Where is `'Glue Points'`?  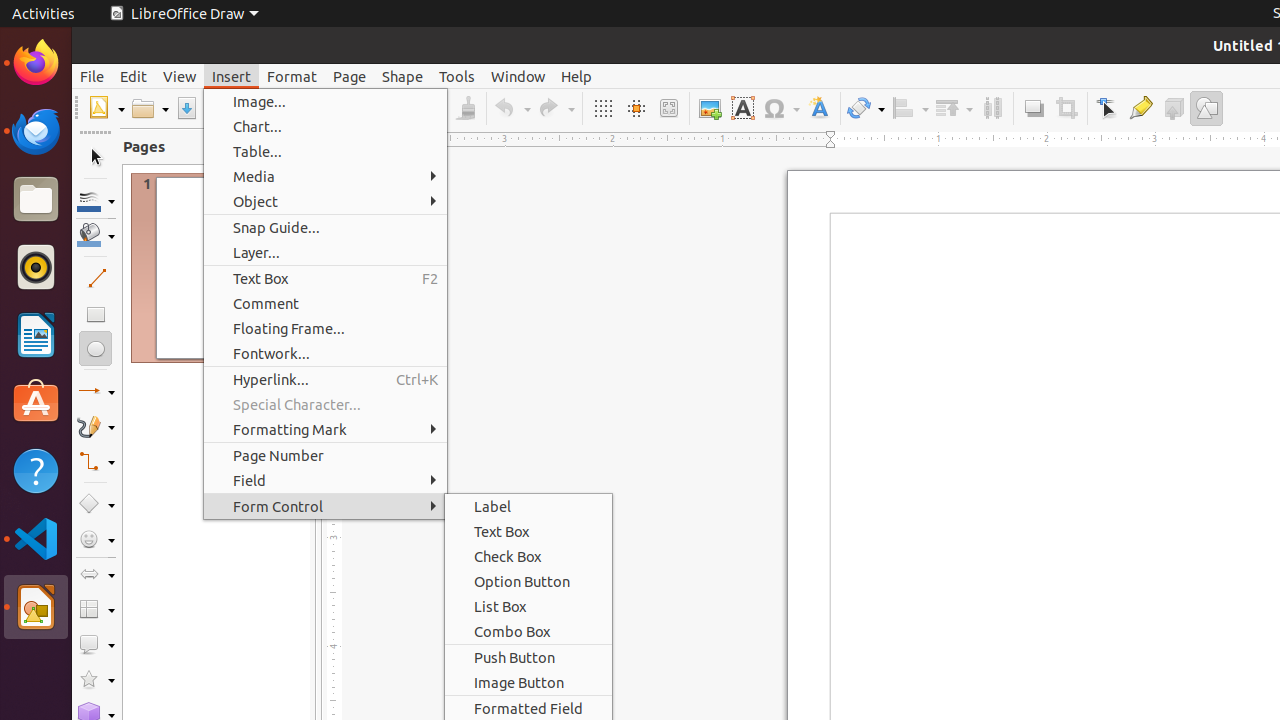 'Glue Points' is located at coordinates (1140, 108).